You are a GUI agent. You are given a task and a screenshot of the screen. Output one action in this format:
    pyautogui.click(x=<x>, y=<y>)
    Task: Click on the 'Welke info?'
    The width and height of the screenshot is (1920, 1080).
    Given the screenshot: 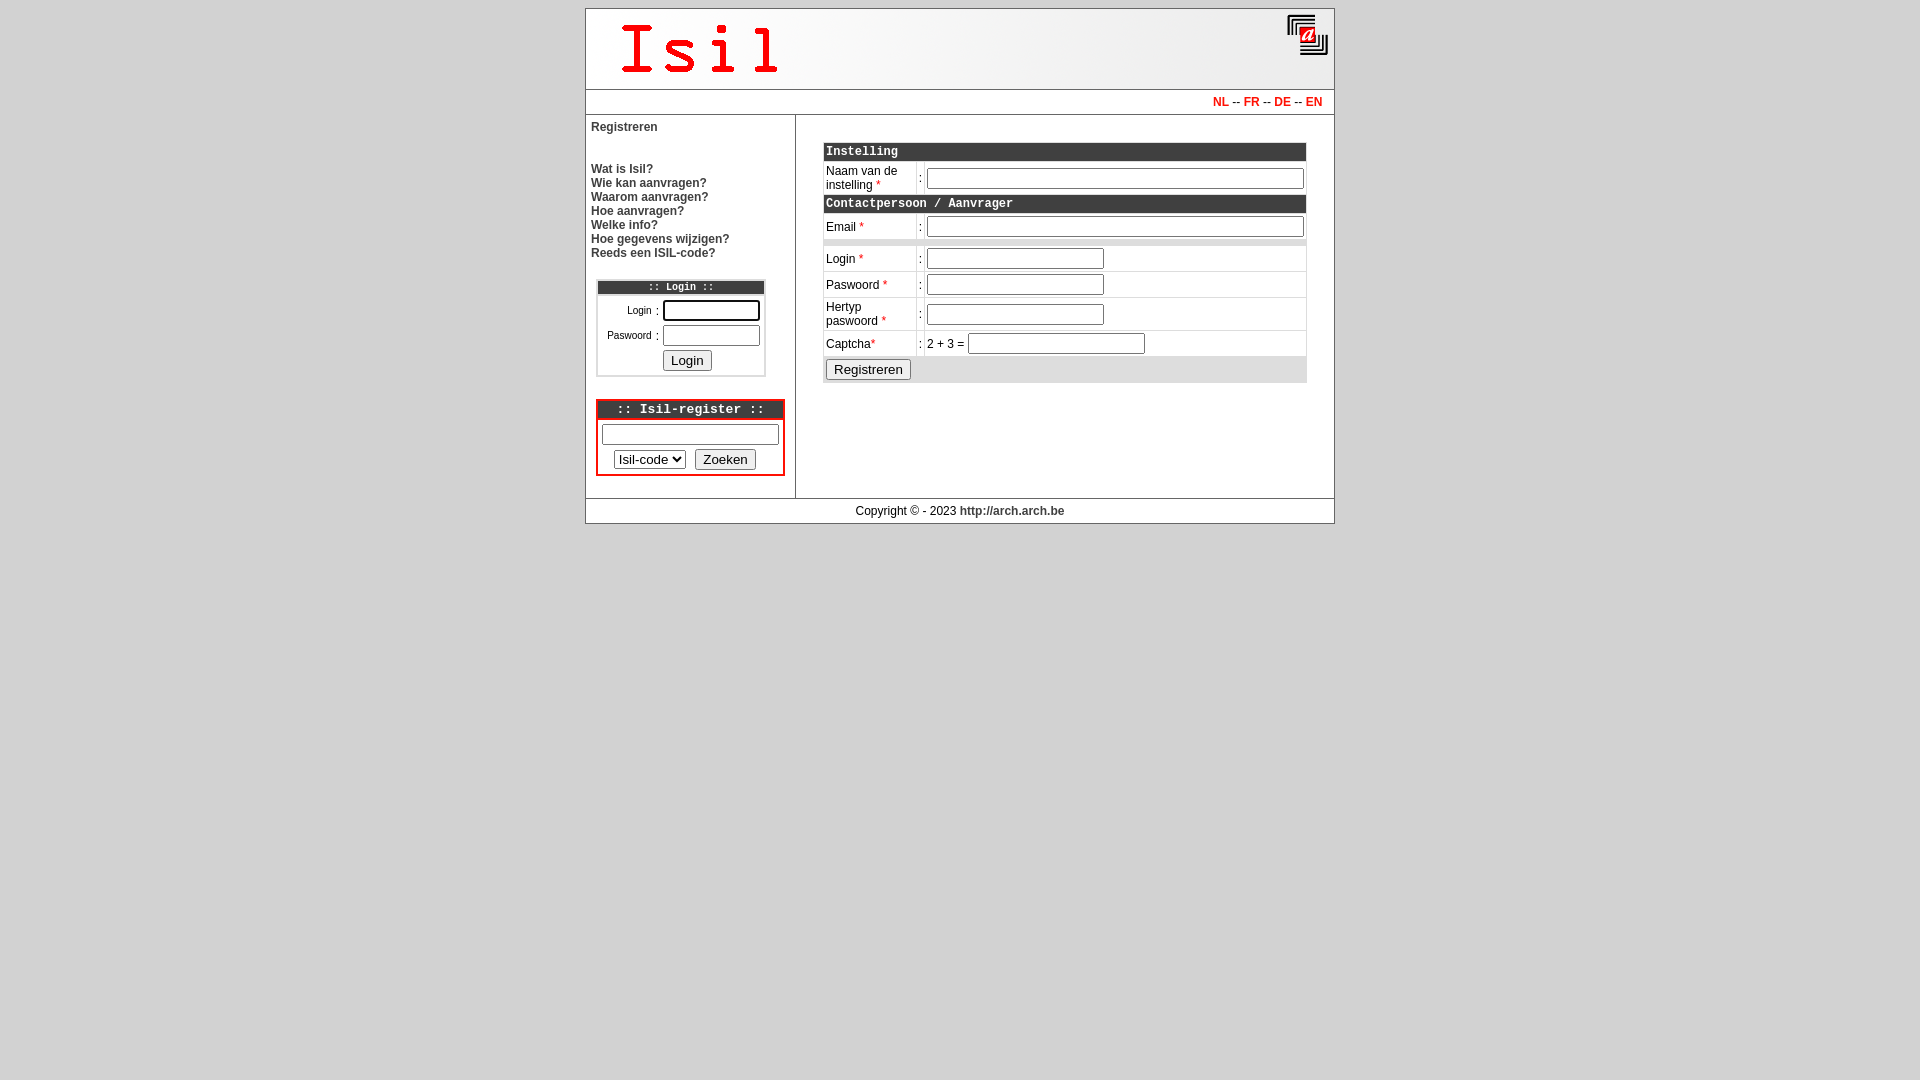 What is the action you would take?
    pyautogui.click(x=589, y=224)
    